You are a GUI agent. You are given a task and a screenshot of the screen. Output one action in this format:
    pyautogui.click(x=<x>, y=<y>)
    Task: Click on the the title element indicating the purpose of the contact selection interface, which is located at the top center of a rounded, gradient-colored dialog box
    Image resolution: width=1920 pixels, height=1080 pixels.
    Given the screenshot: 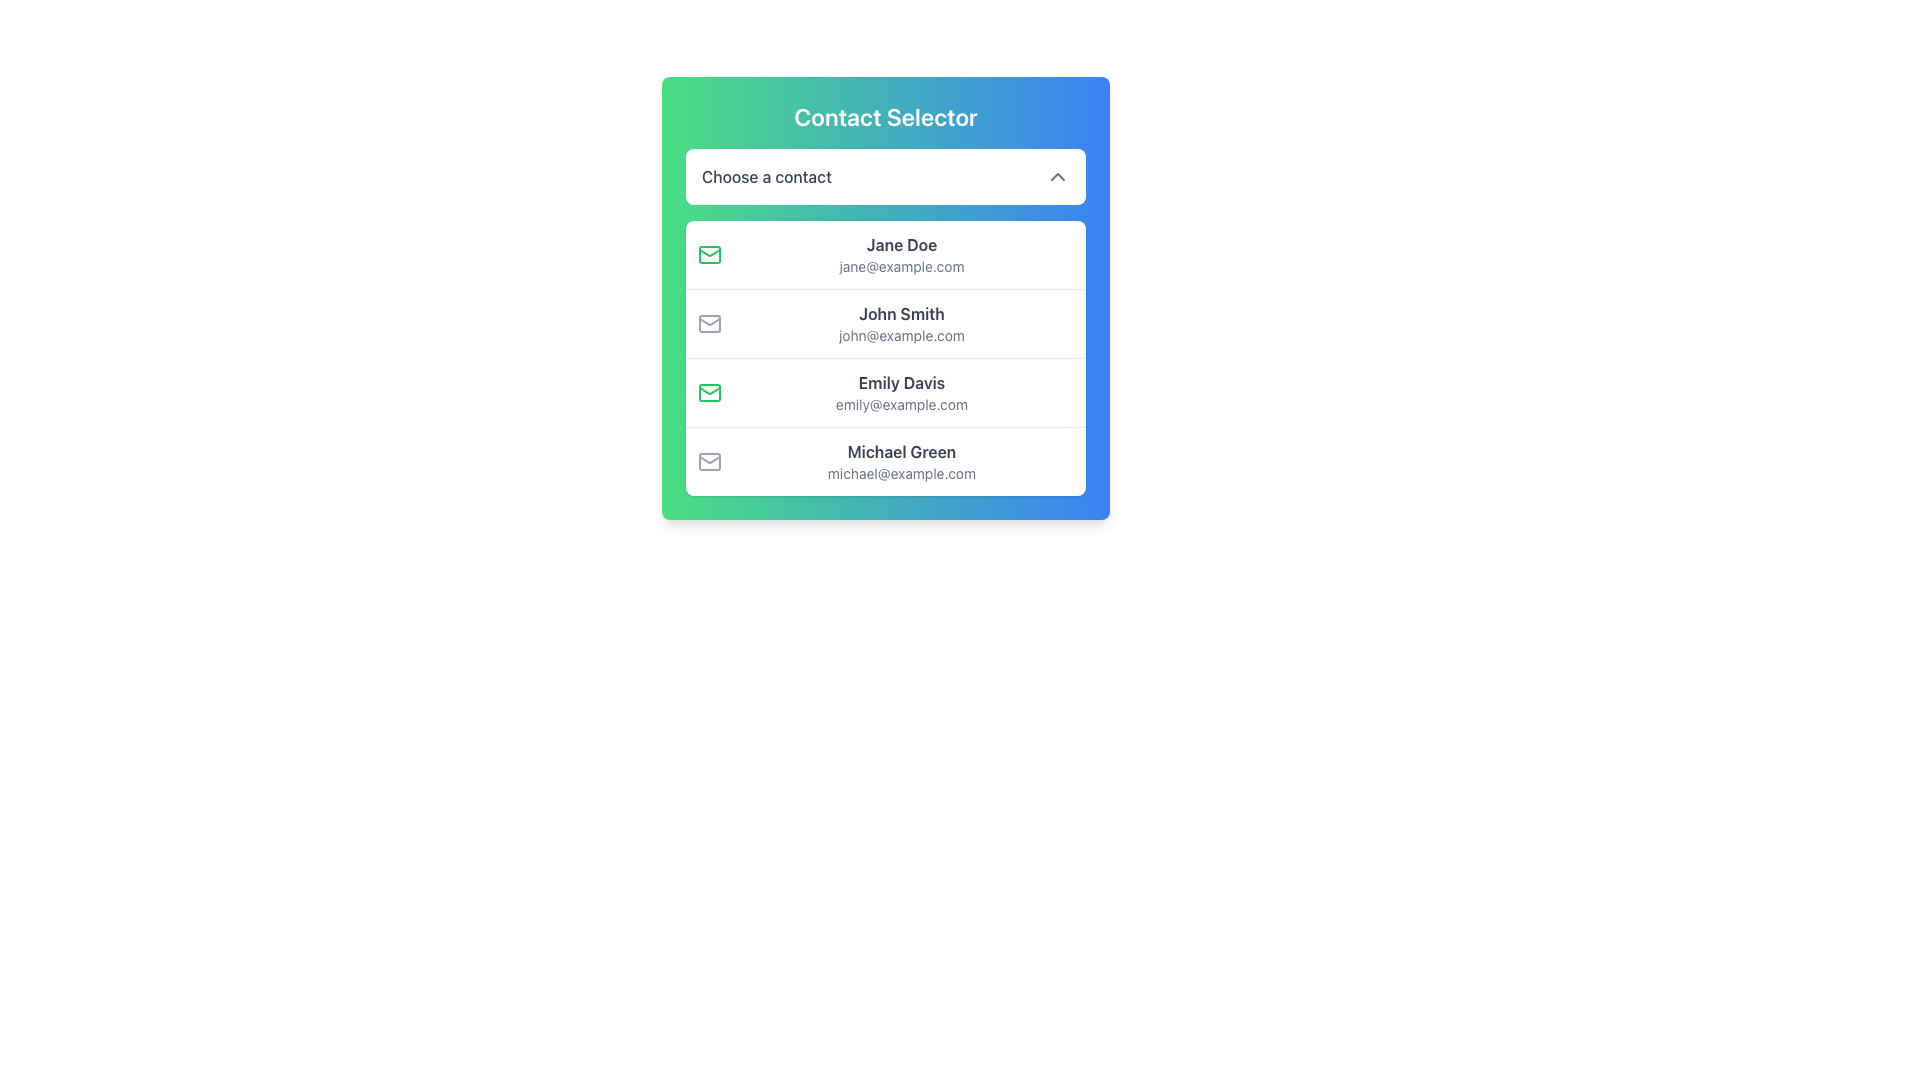 What is the action you would take?
    pyautogui.click(x=885, y=116)
    